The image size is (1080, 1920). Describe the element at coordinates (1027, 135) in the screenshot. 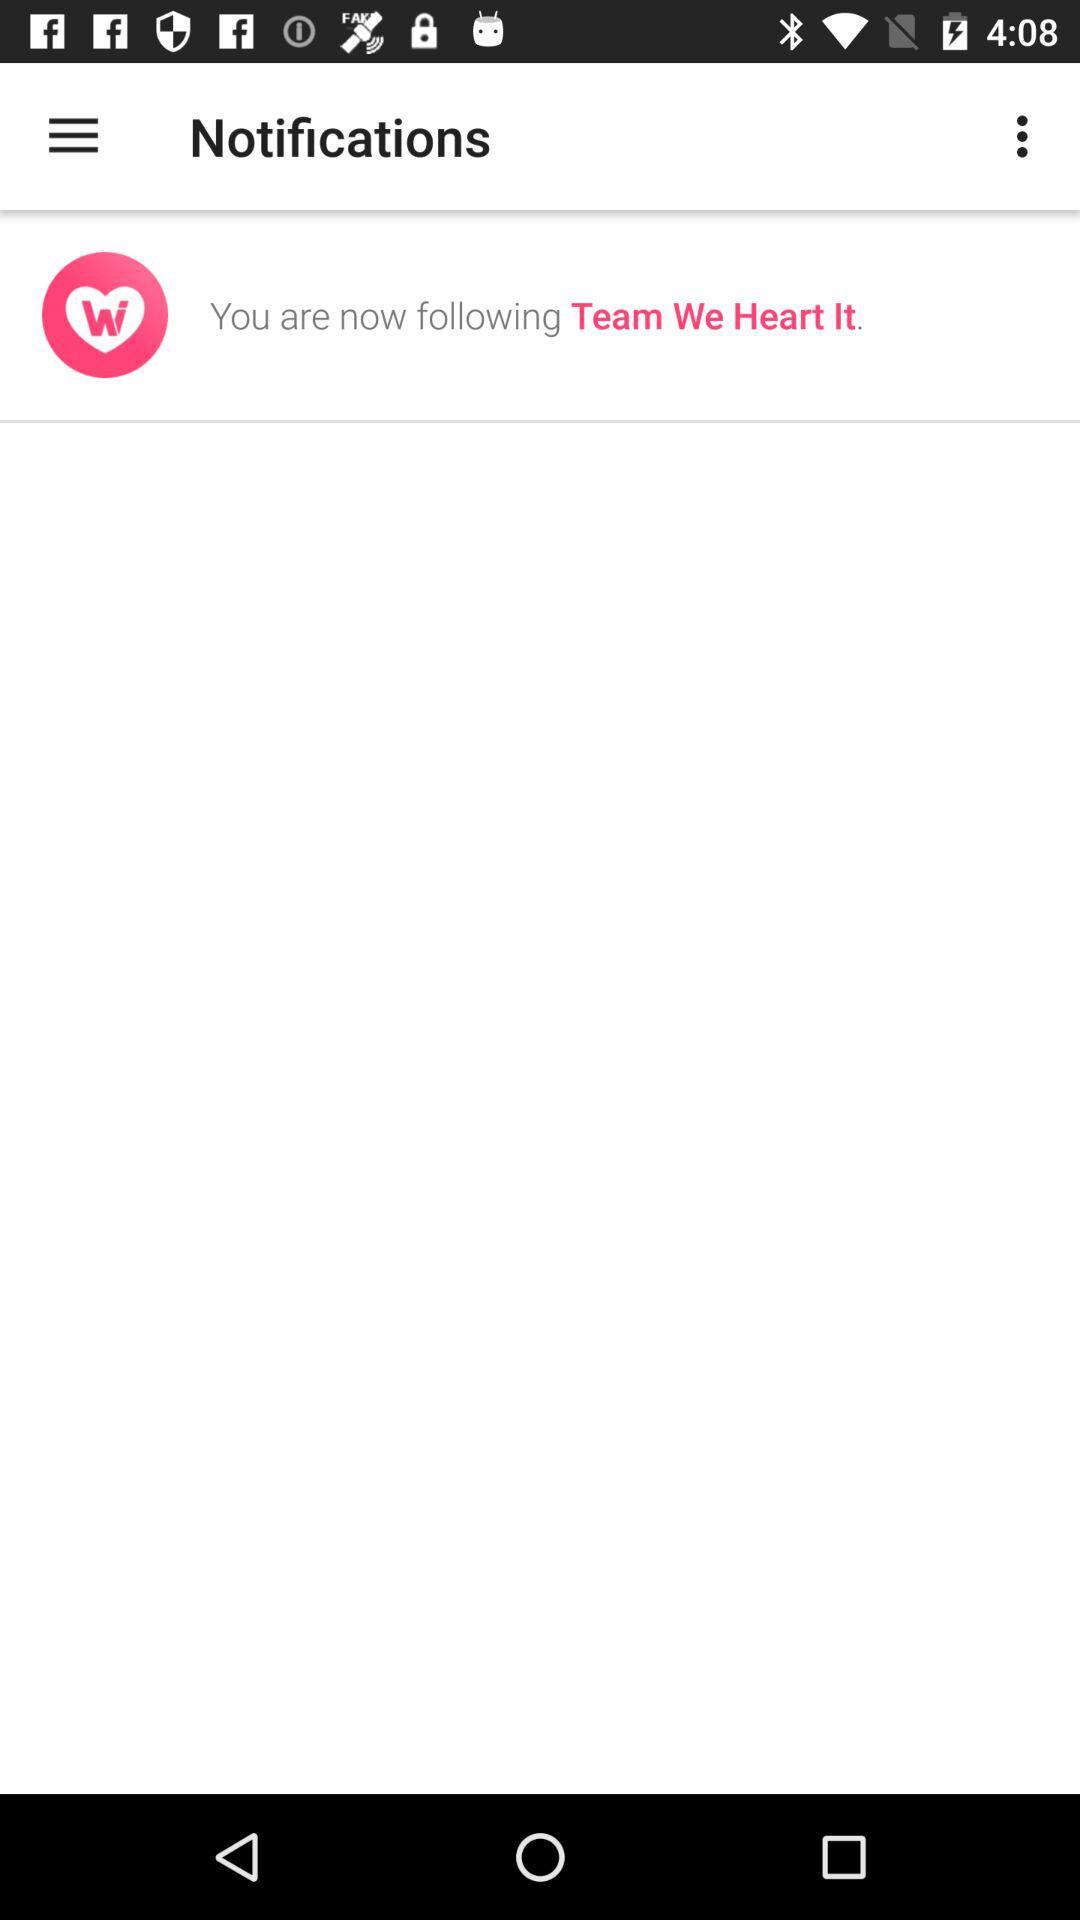

I see `icon above the you are now item` at that location.